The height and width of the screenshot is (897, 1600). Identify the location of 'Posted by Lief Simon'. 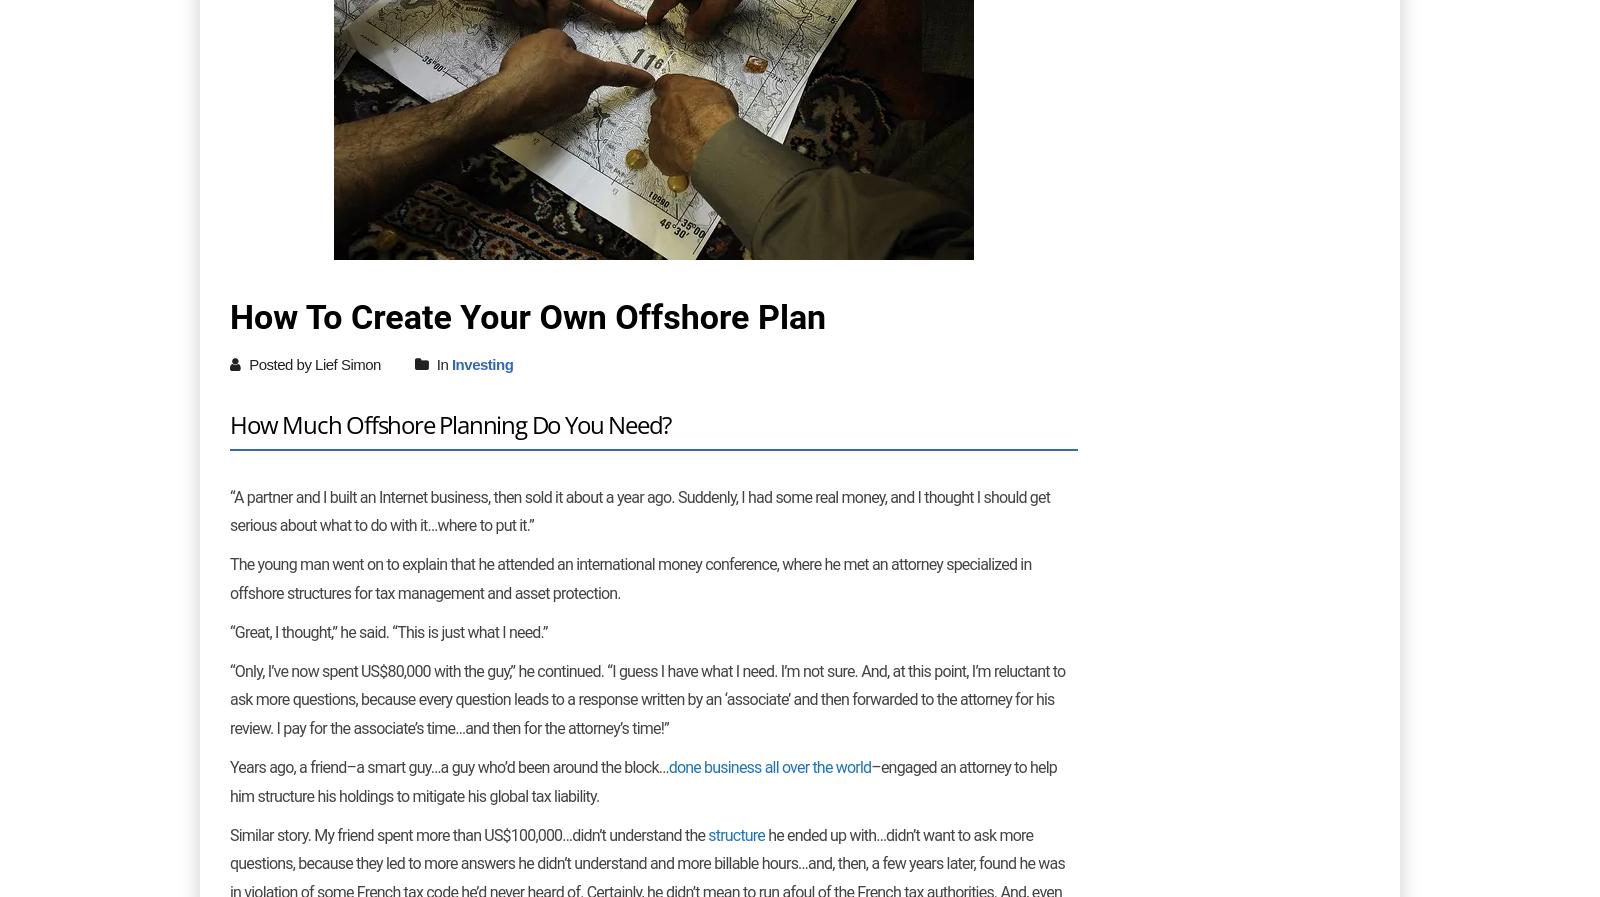
(312, 363).